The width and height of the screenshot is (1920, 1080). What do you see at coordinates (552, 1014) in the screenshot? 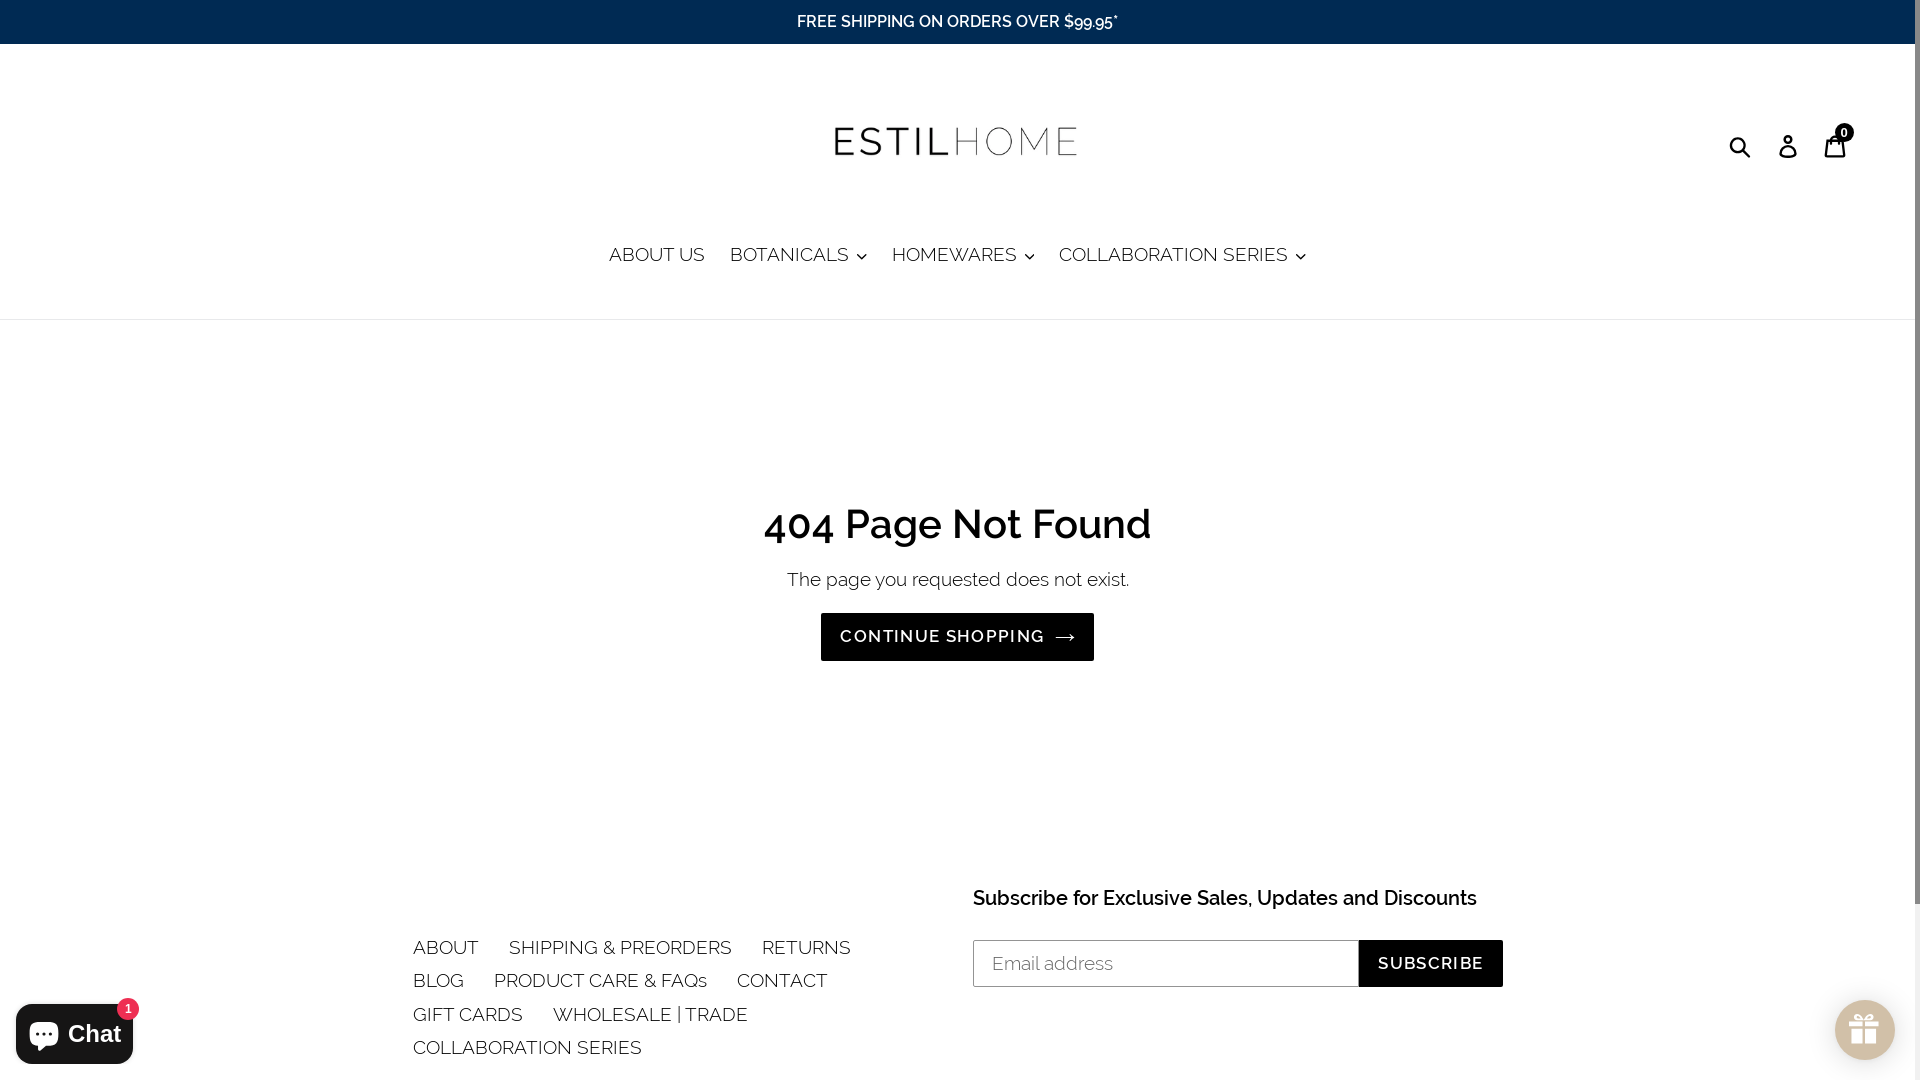
I see `'WHOLESALE | TRADE'` at bounding box center [552, 1014].